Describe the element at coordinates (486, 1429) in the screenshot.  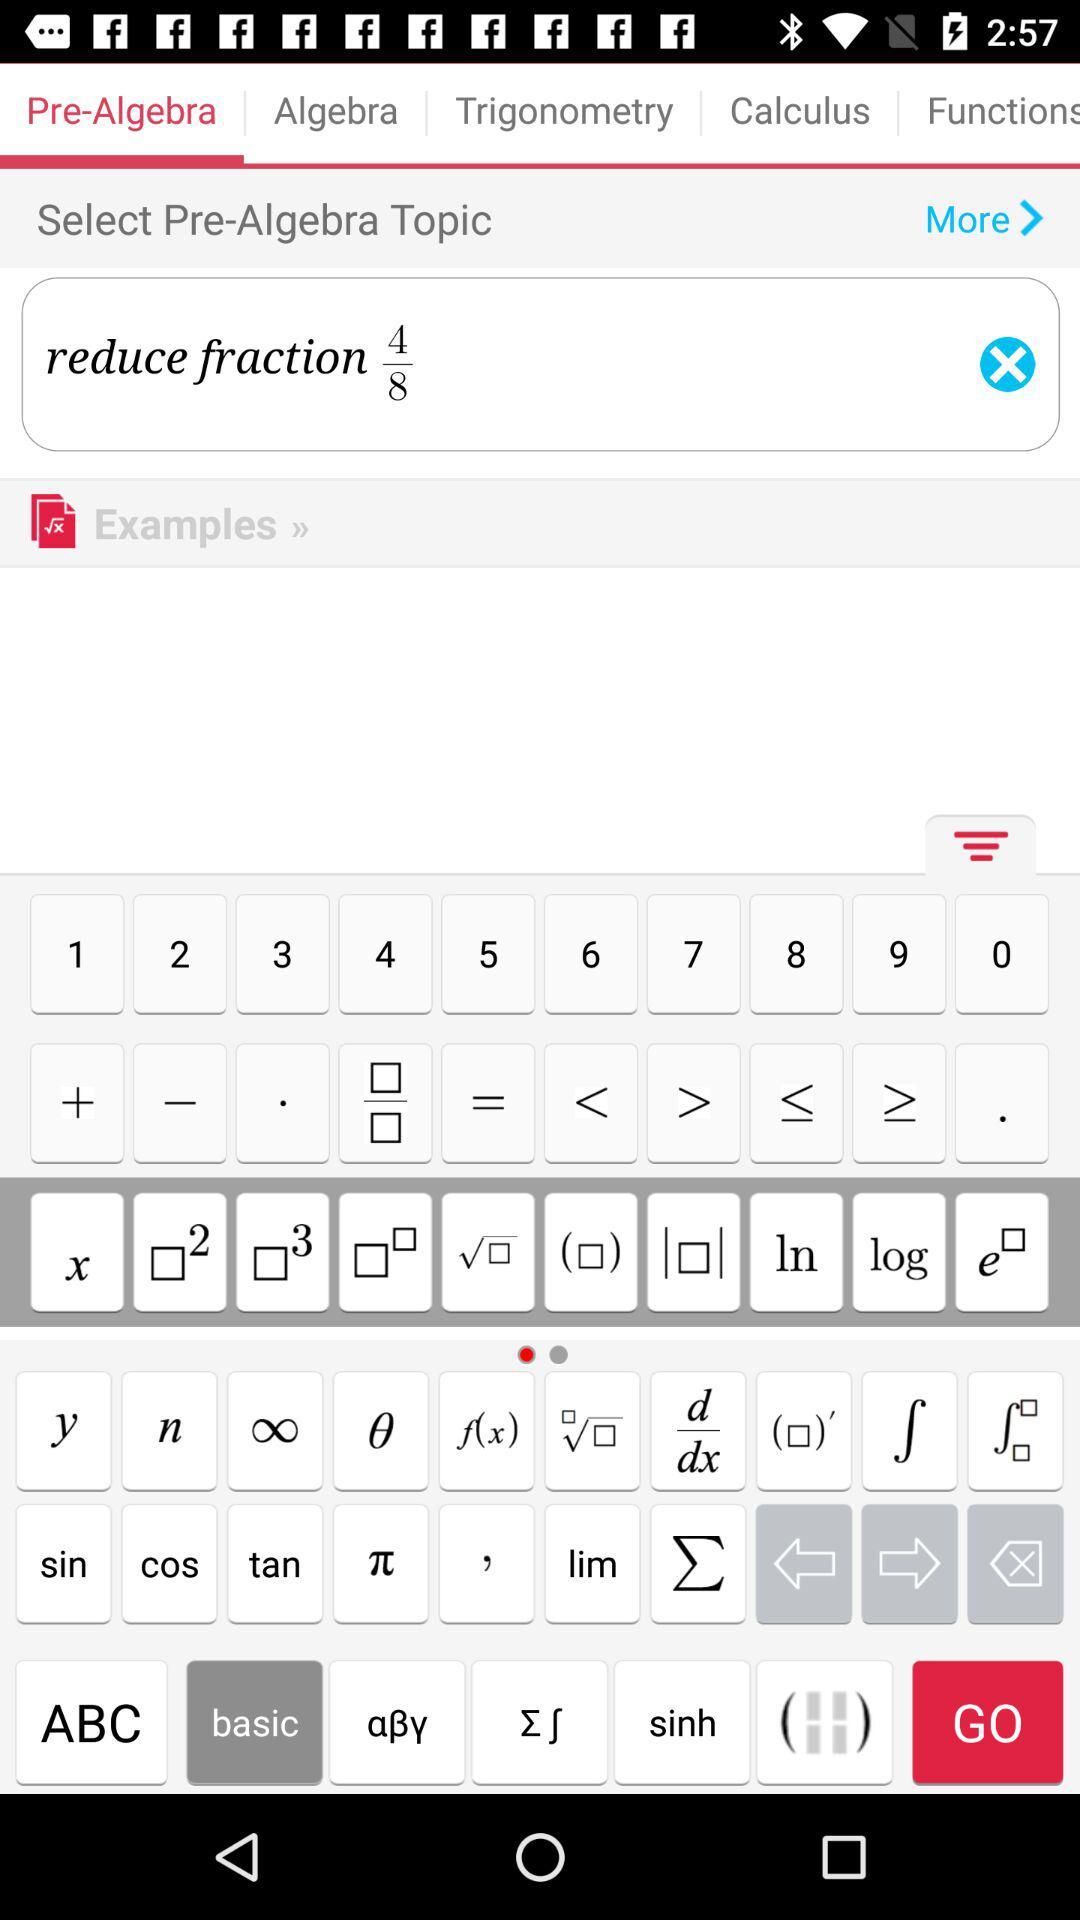
I see `the font icon` at that location.